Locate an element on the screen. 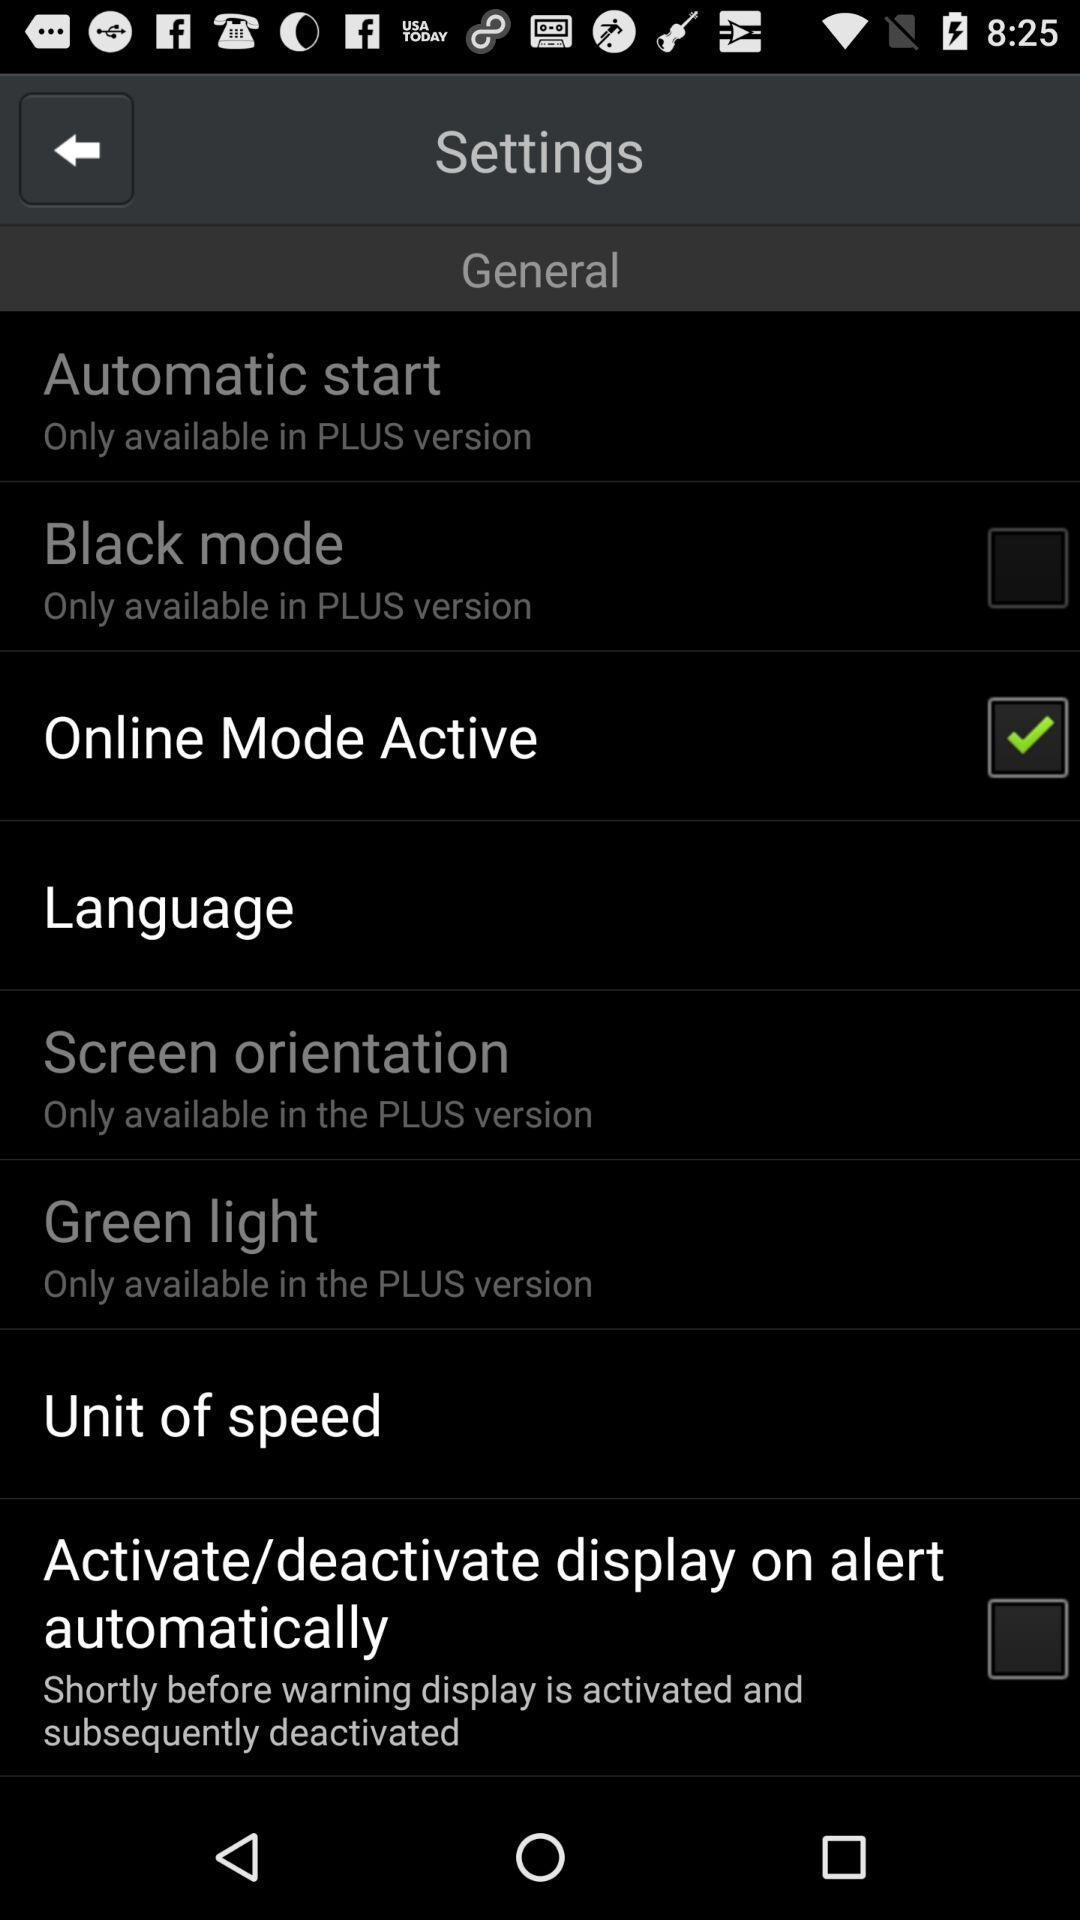 The image size is (1080, 1920). go back is located at coordinates (75, 148).